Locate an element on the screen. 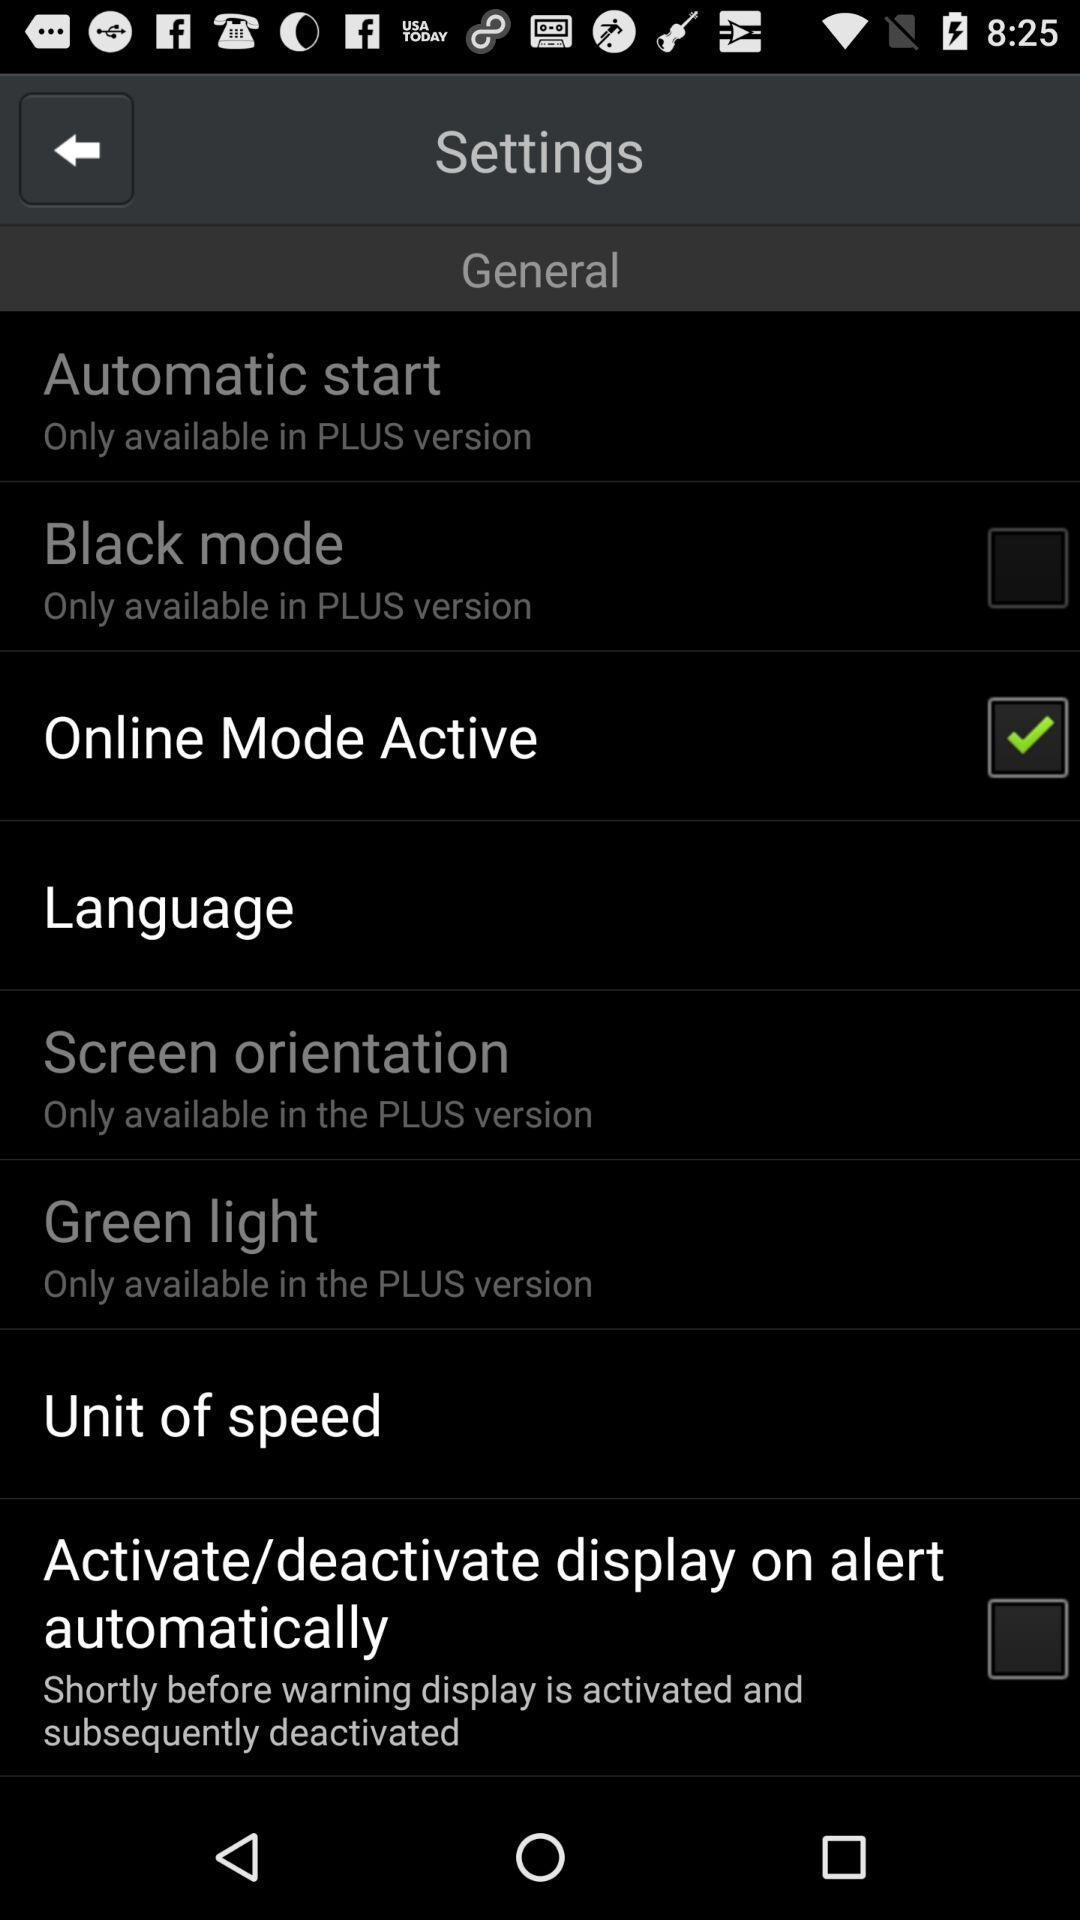 The image size is (1080, 1920). go back is located at coordinates (75, 148).